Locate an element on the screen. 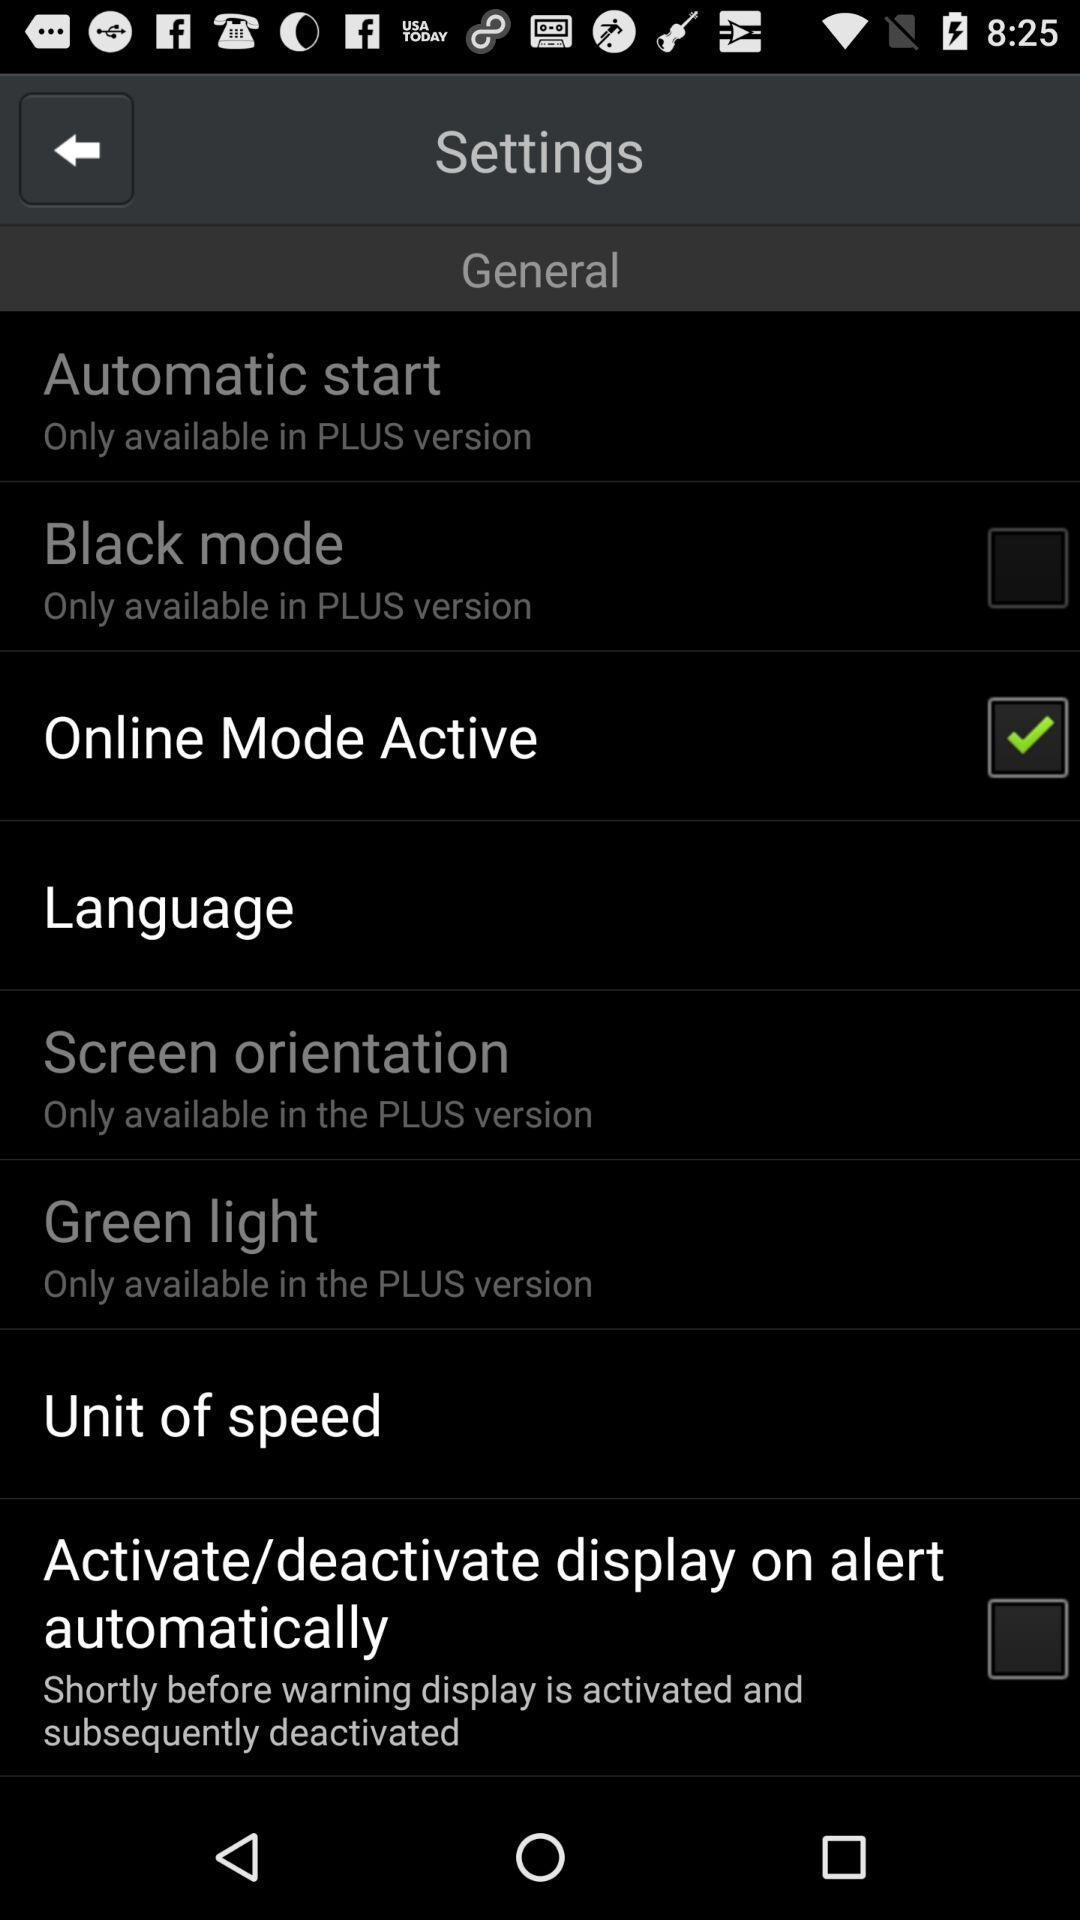 The image size is (1080, 1920). go back is located at coordinates (75, 148).